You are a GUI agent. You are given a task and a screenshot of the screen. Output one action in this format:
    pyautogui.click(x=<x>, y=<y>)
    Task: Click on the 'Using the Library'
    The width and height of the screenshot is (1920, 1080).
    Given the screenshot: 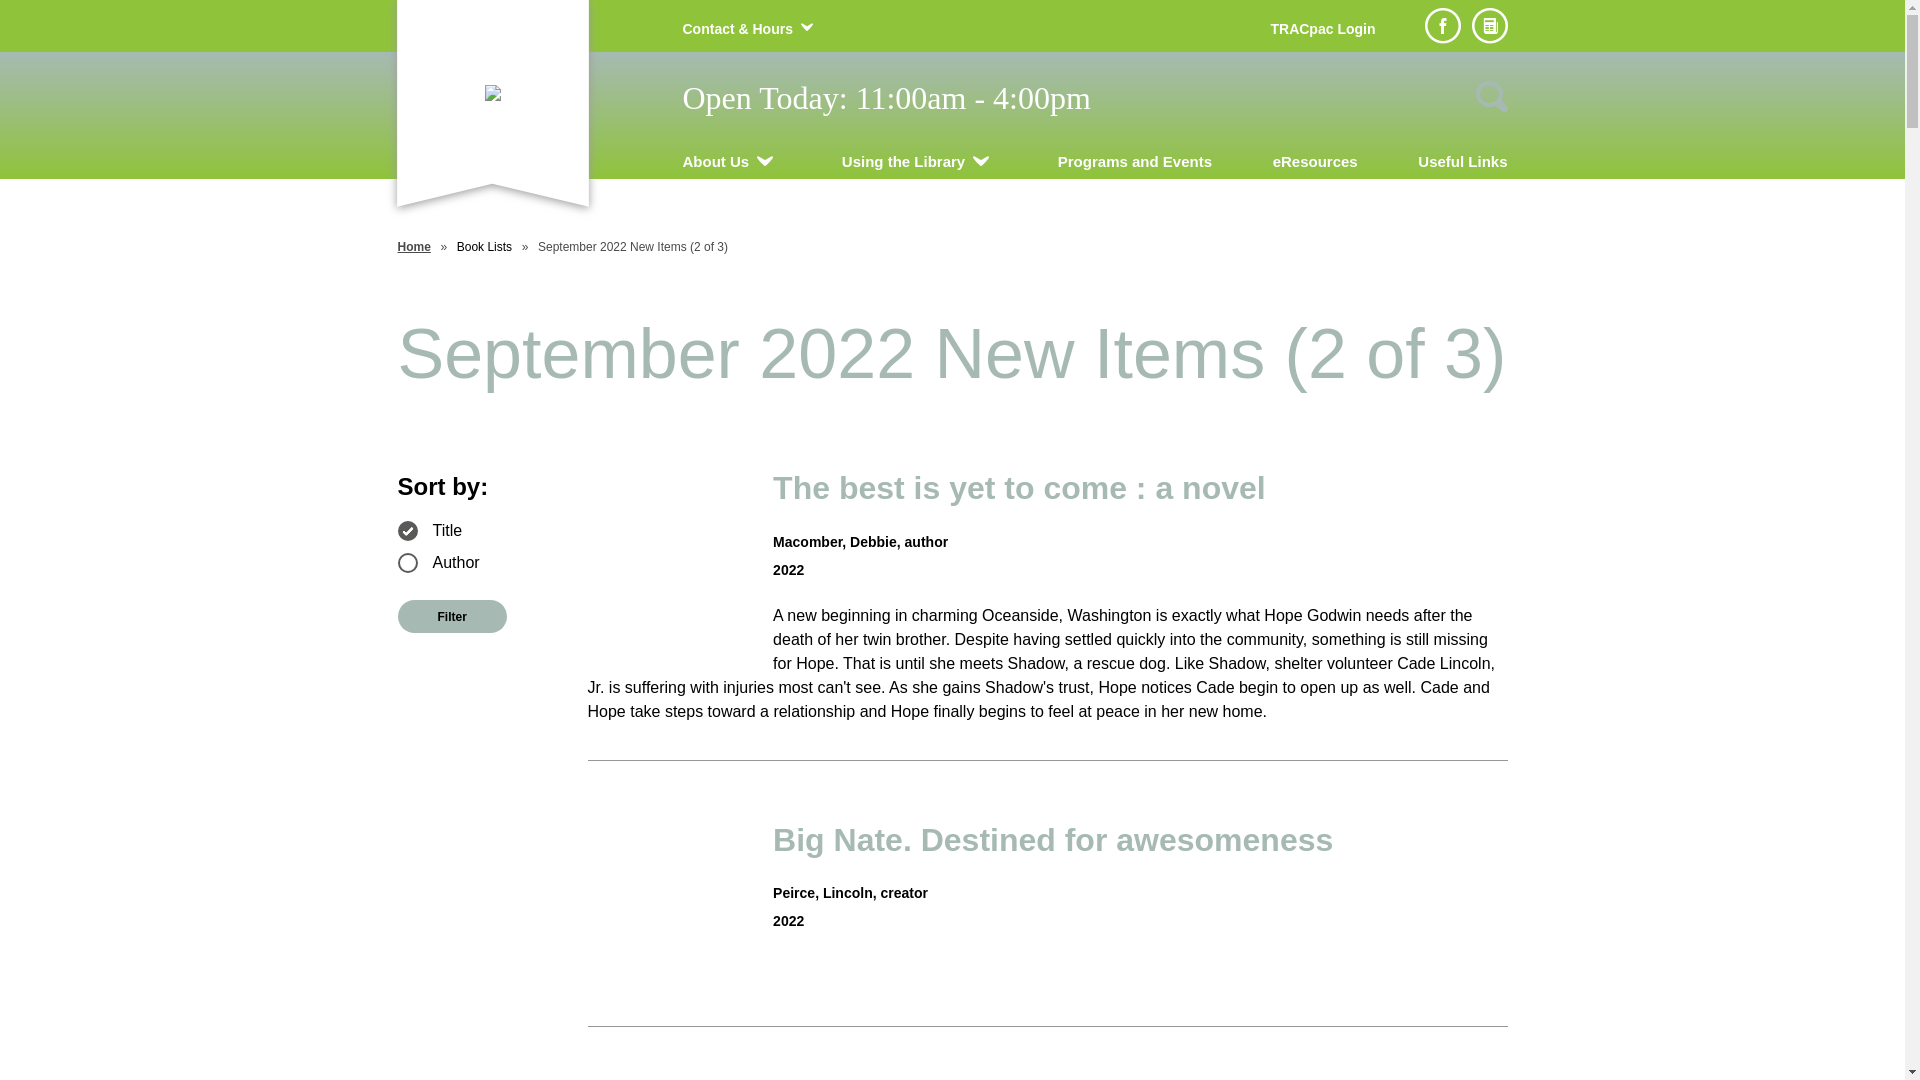 What is the action you would take?
    pyautogui.click(x=902, y=160)
    